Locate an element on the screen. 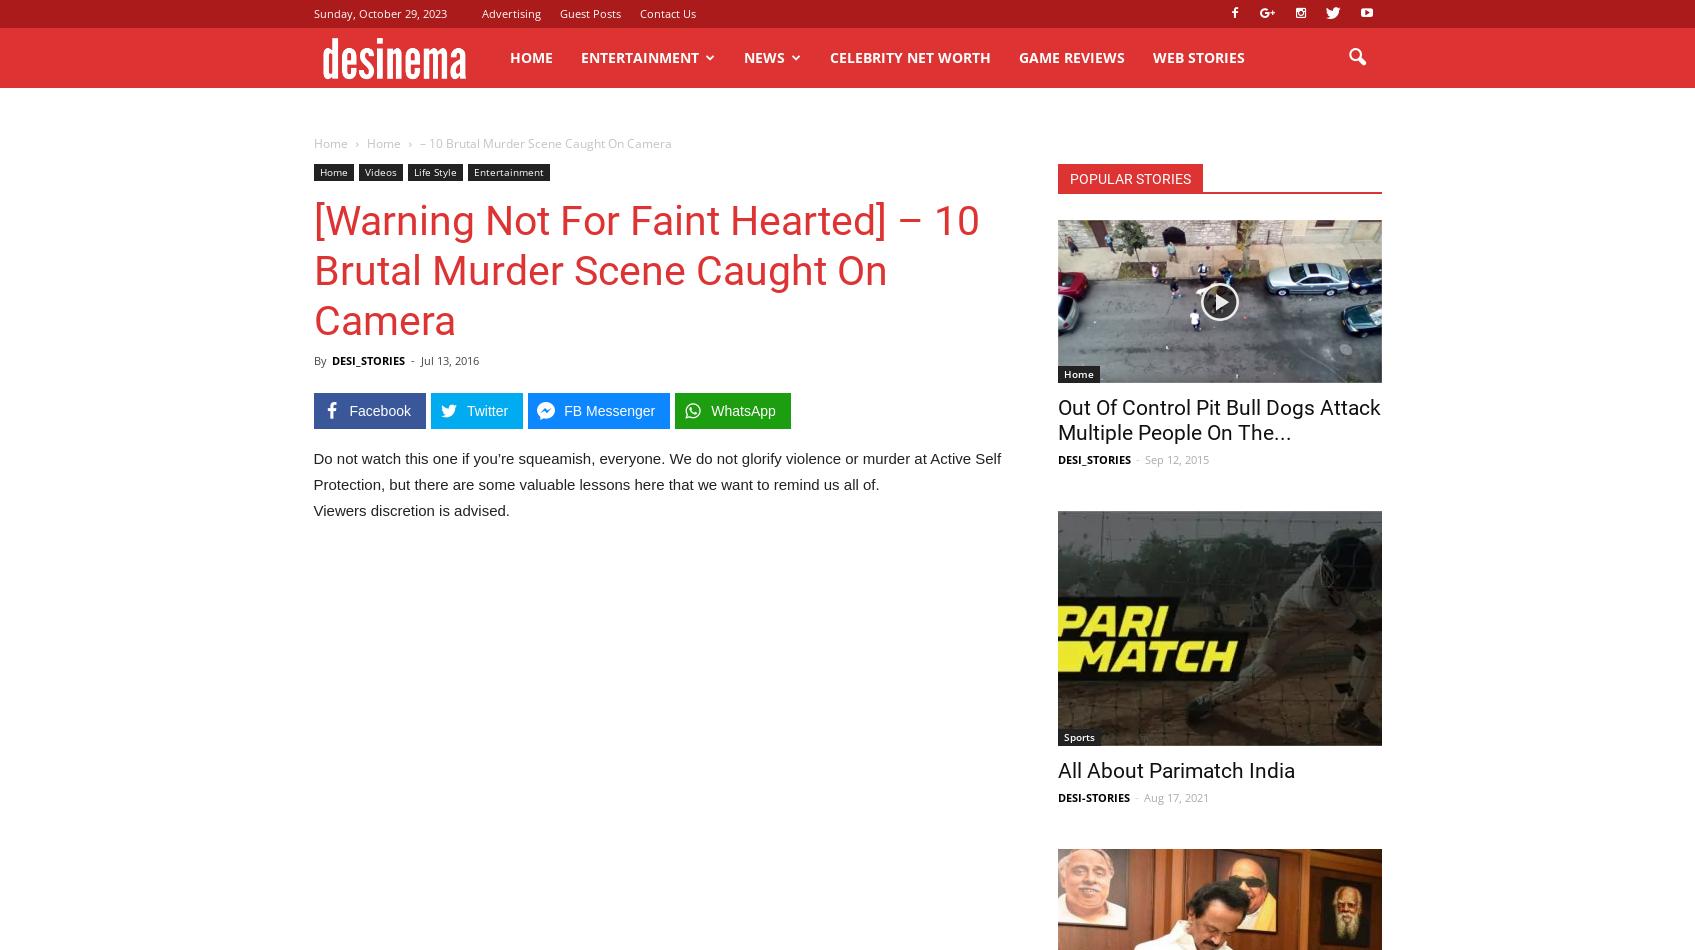 This screenshot has width=1695, height=950. '– 10 Brutal Murder Scene Caught On Camera' is located at coordinates (544, 143).